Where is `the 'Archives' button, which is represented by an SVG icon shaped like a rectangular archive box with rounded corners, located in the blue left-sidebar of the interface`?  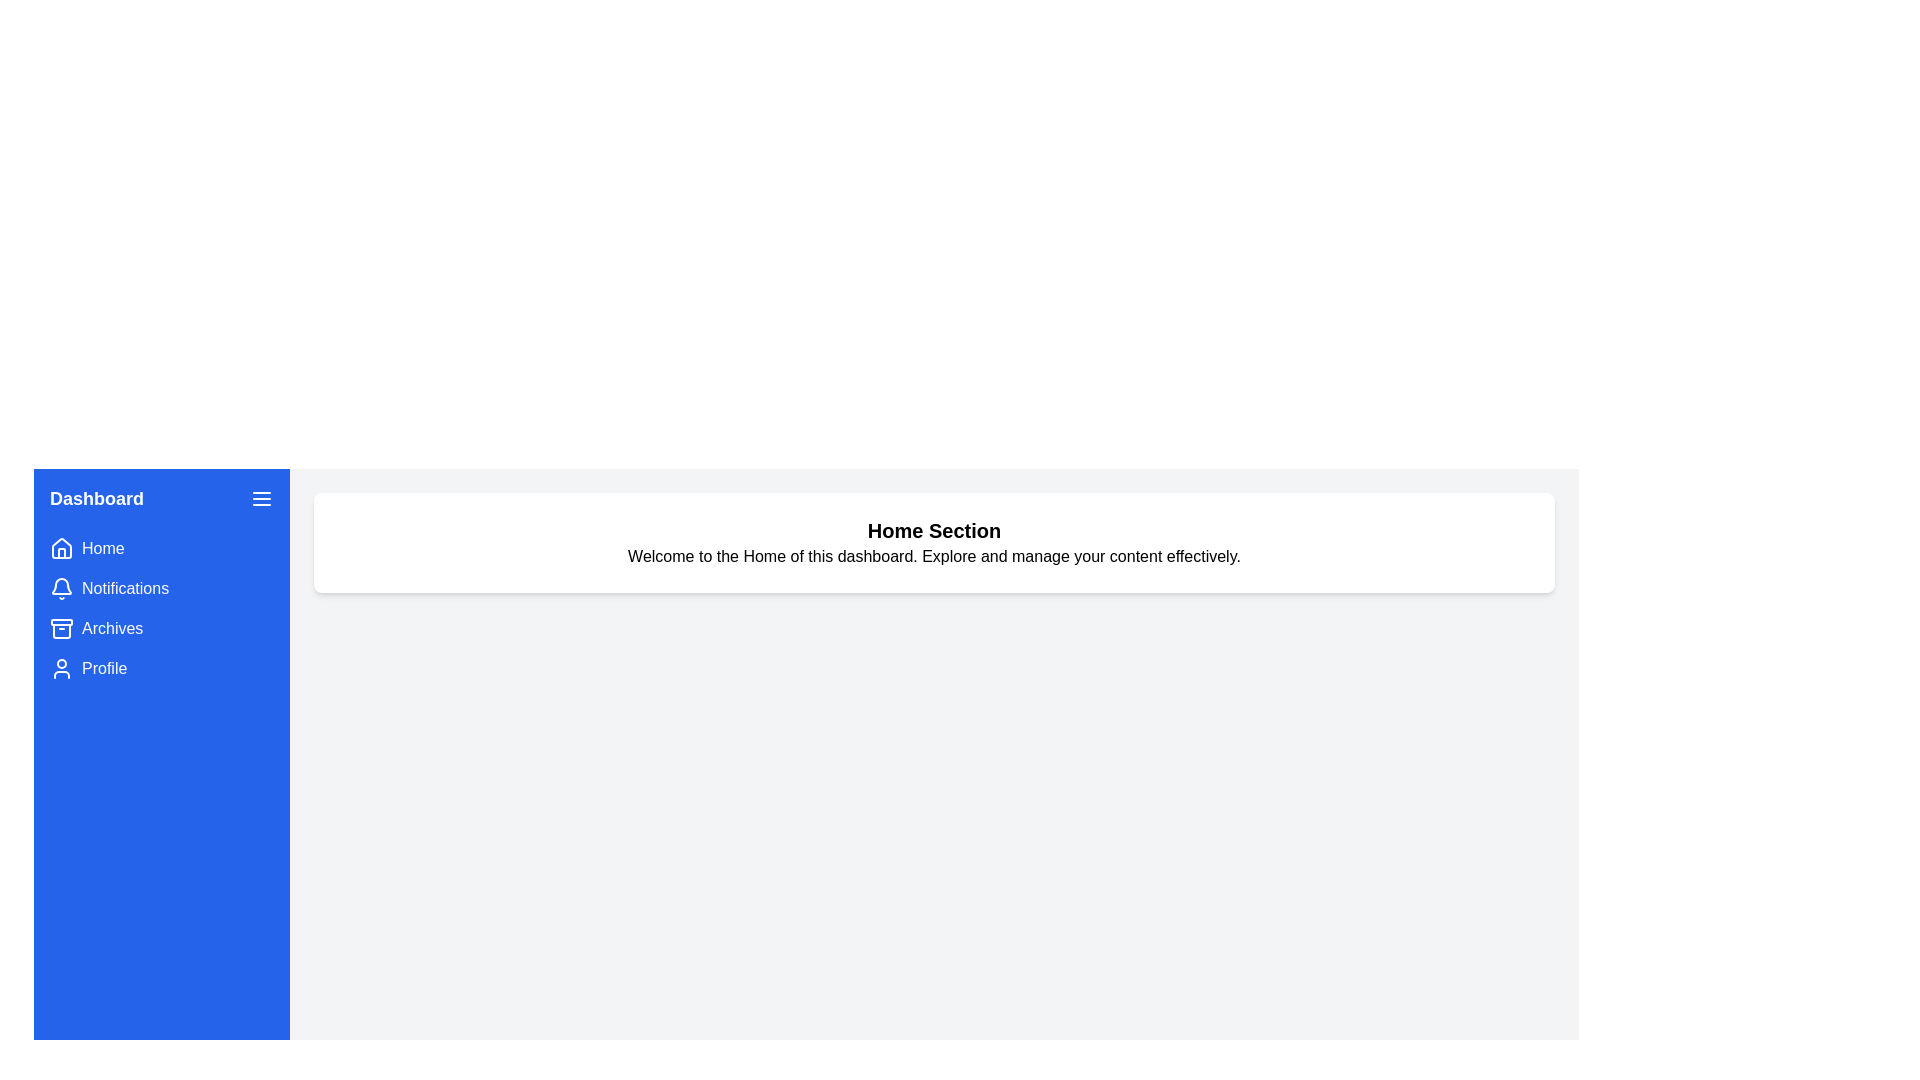 the 'Archives' button, which is represented by an SVG icon shaped like a rectangular archive box with rounded corners, located in the blue left-sidebar of the interface is located at coordinates (62, 631).